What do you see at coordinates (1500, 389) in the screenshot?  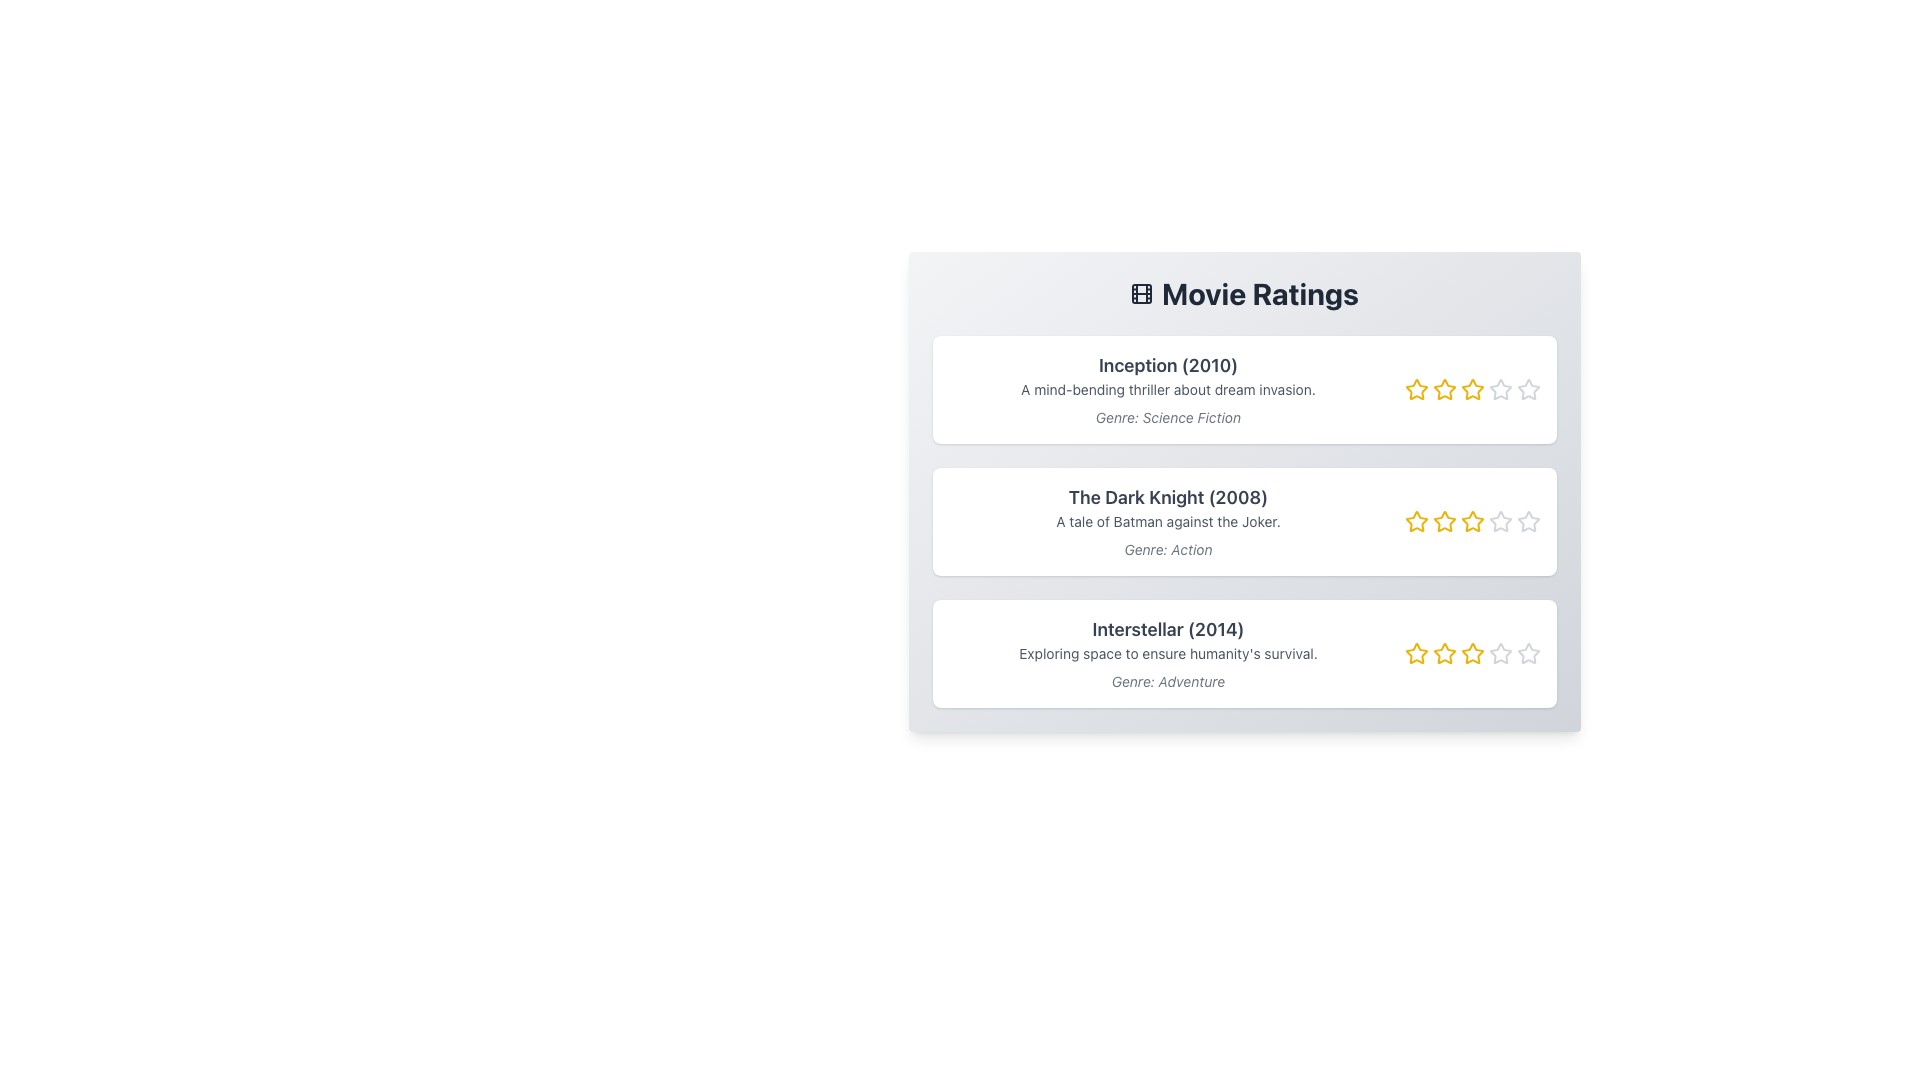 I see `the filled yellow star icon which is the fourth star in the rating system for the movie 'Inception (2010)', indicating a positive rating` at bounding box center [1500, 389].